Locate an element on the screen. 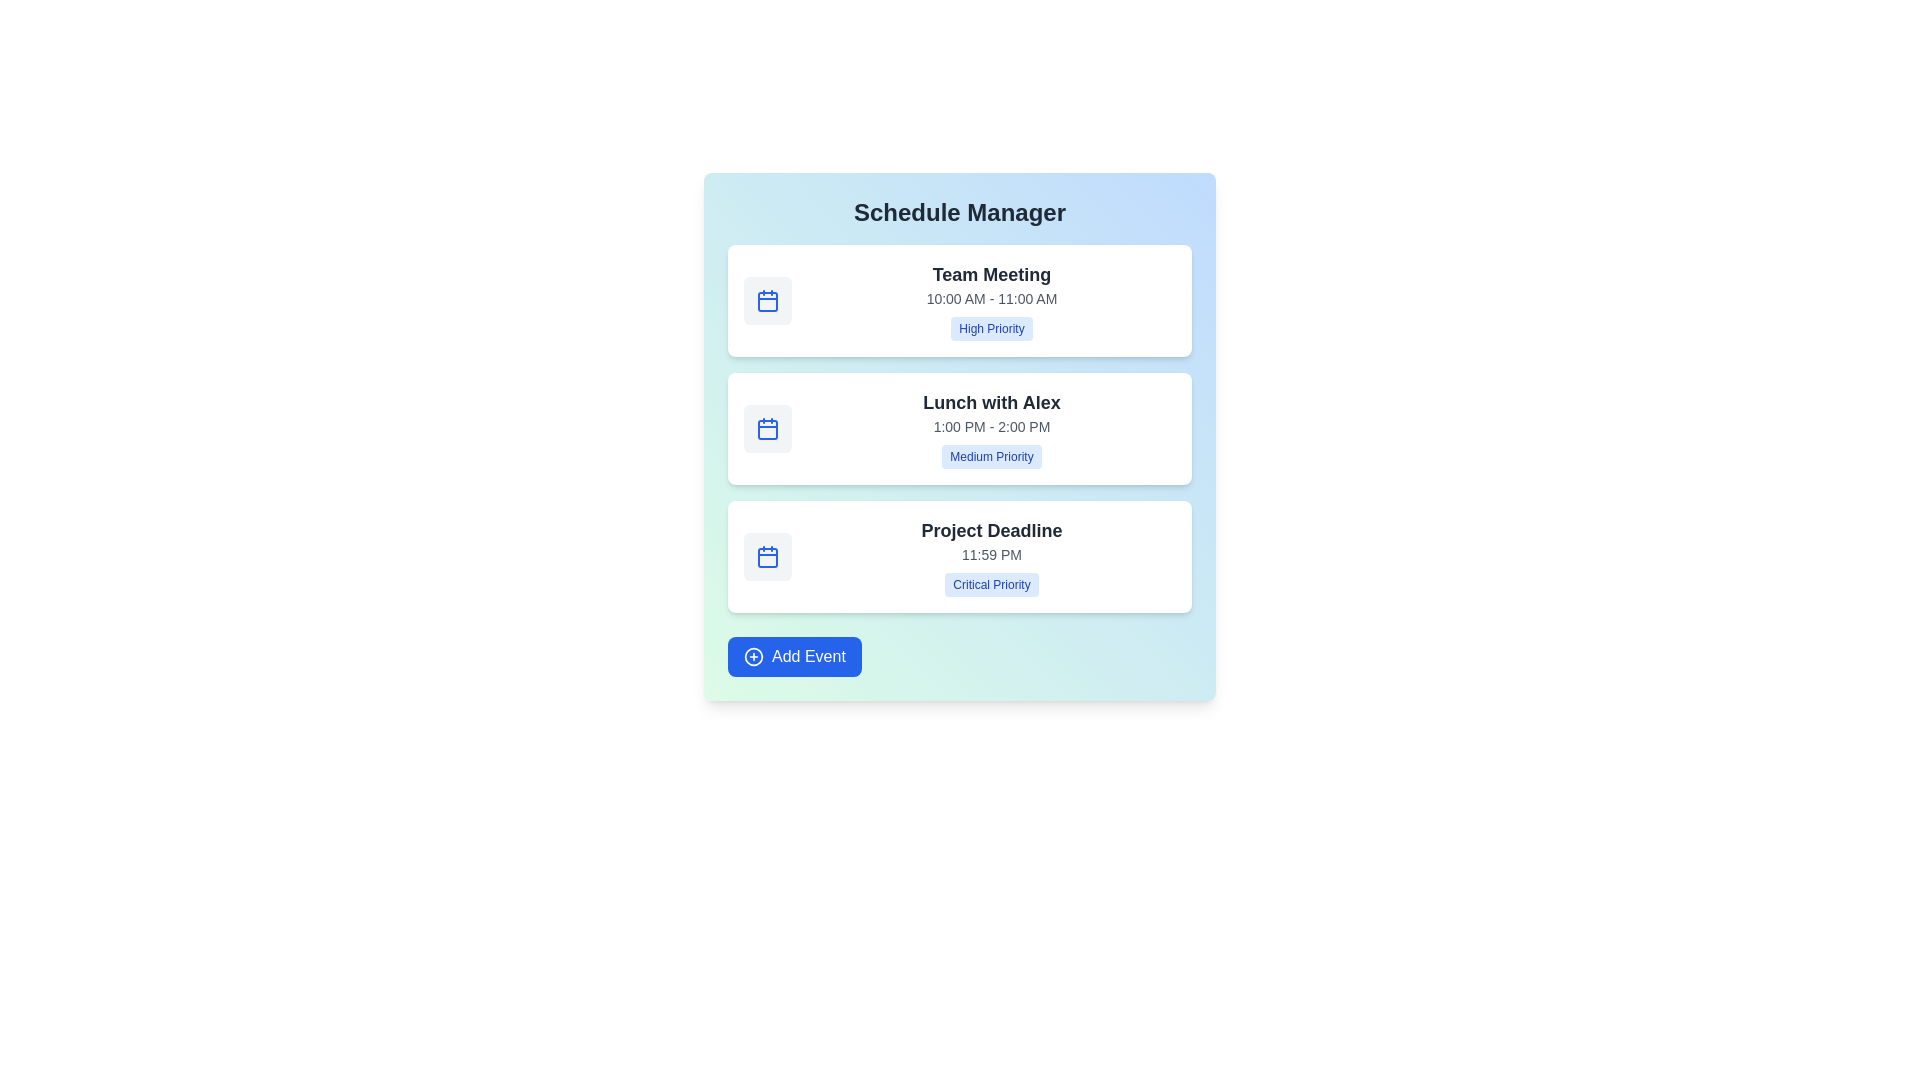  the priority label High Priority to focus on it is located at coordinates (992, 327).